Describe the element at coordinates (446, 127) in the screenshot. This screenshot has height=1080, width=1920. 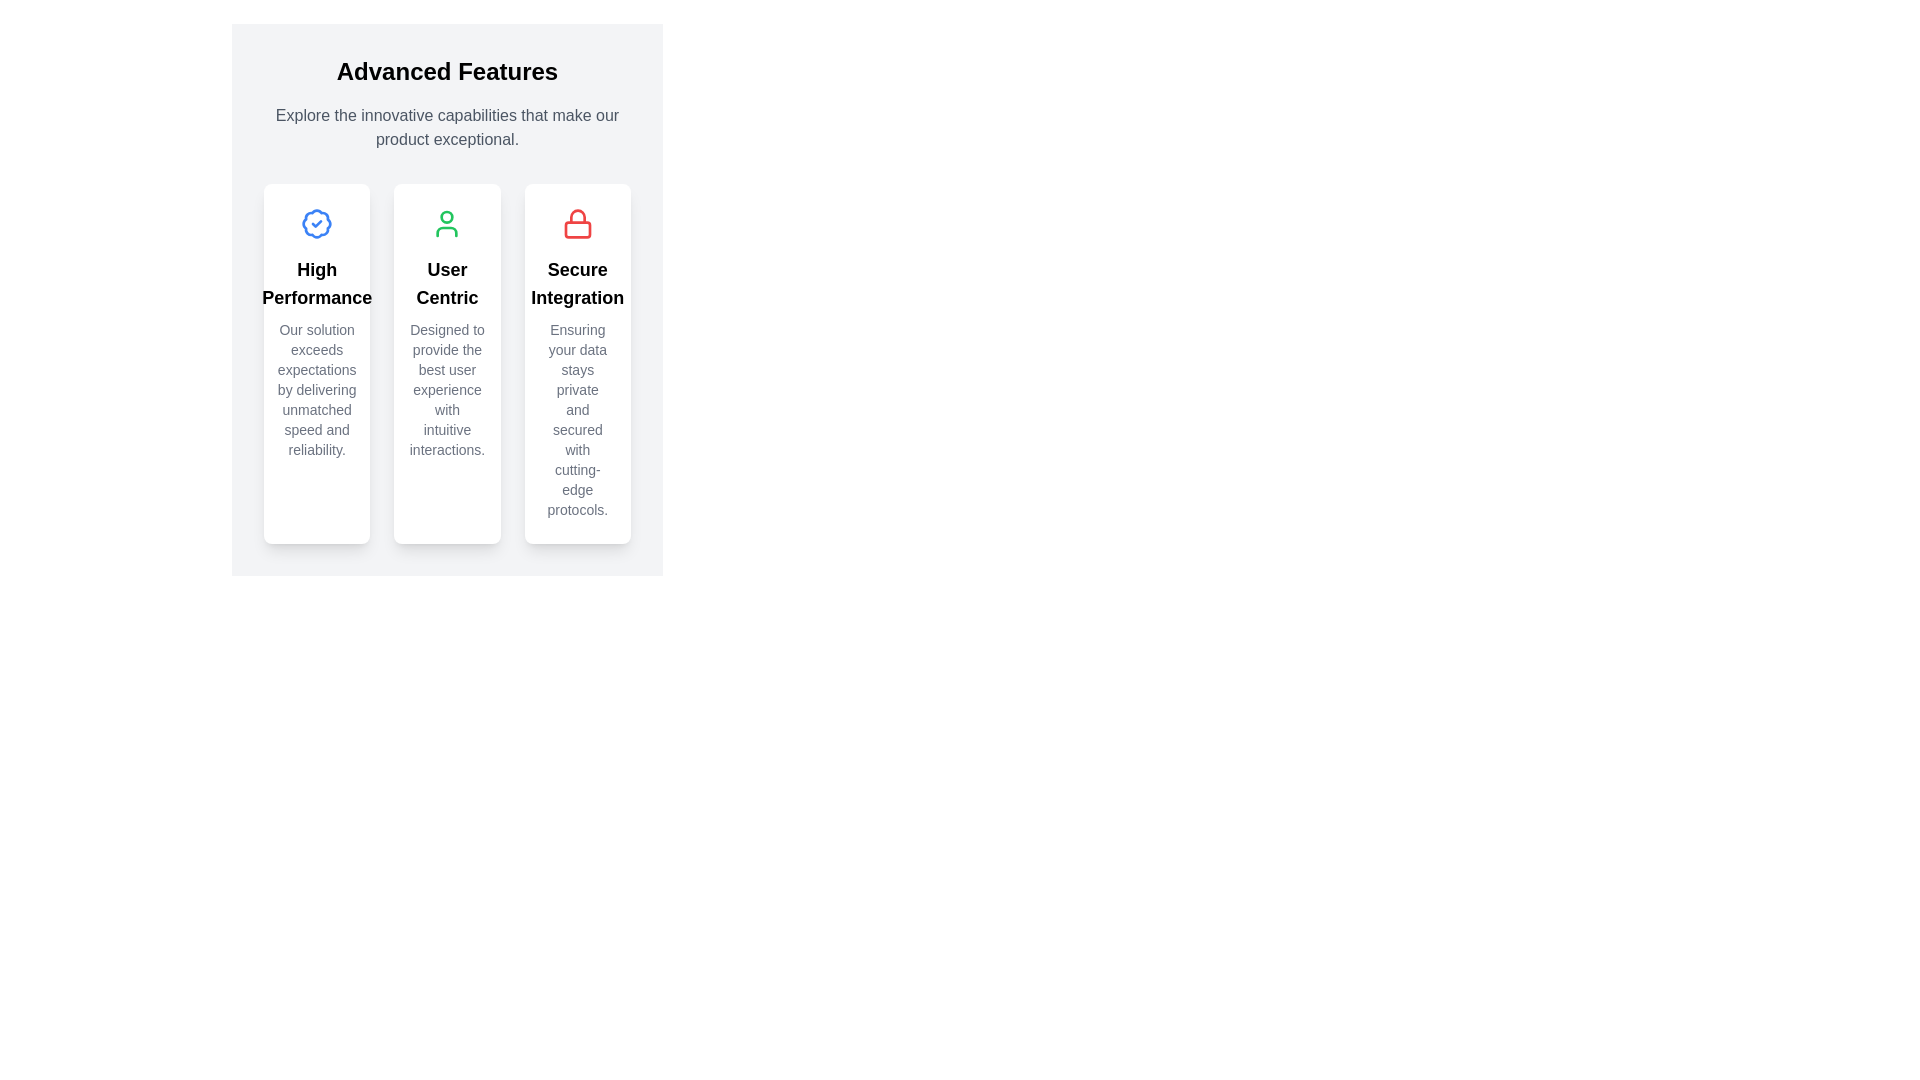
I see `the static text element displaying 'Explore the innovative capabilities that make our product exceptional.' which is located beneath the 'Advanced Features' title` at that location.